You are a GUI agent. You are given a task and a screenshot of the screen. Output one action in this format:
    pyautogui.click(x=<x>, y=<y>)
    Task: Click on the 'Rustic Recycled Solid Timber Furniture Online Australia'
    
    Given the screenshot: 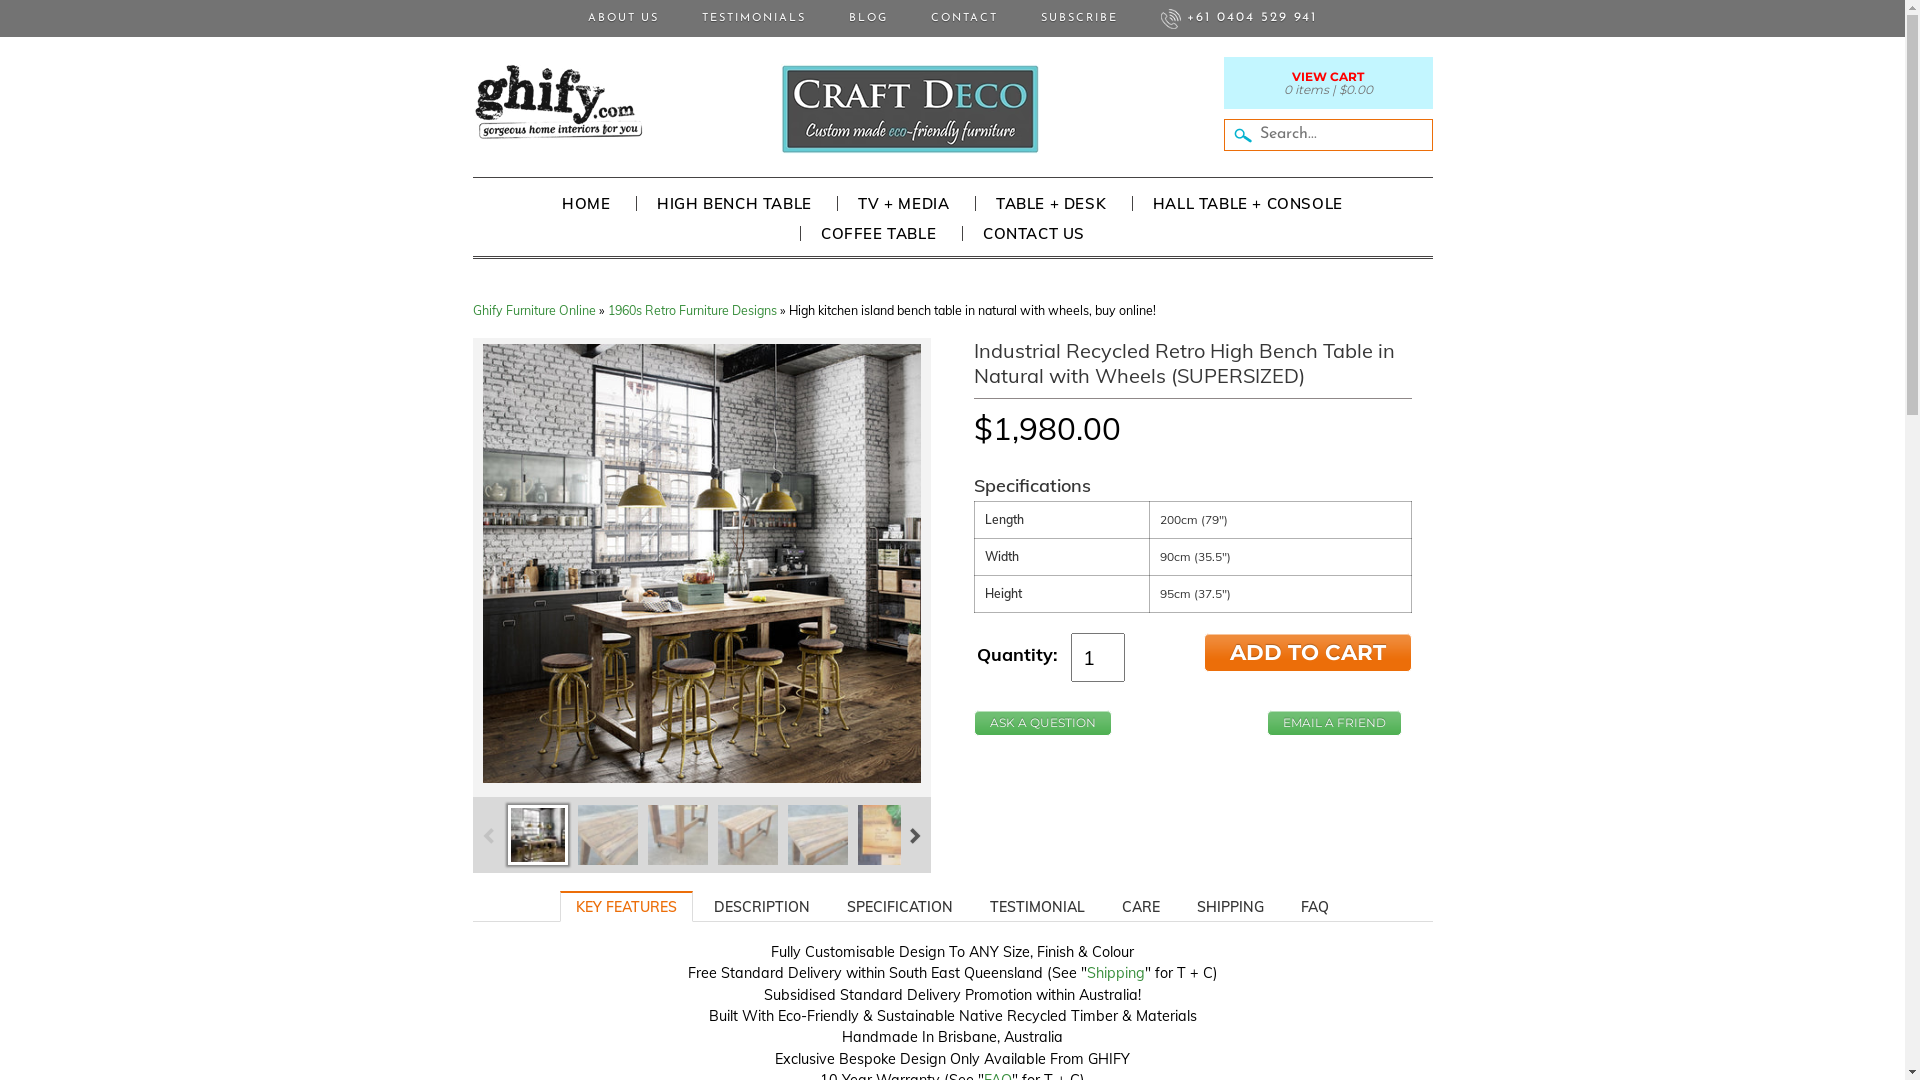 What is the action you would take?
    pyautogui.click(x=556, y=101)
    